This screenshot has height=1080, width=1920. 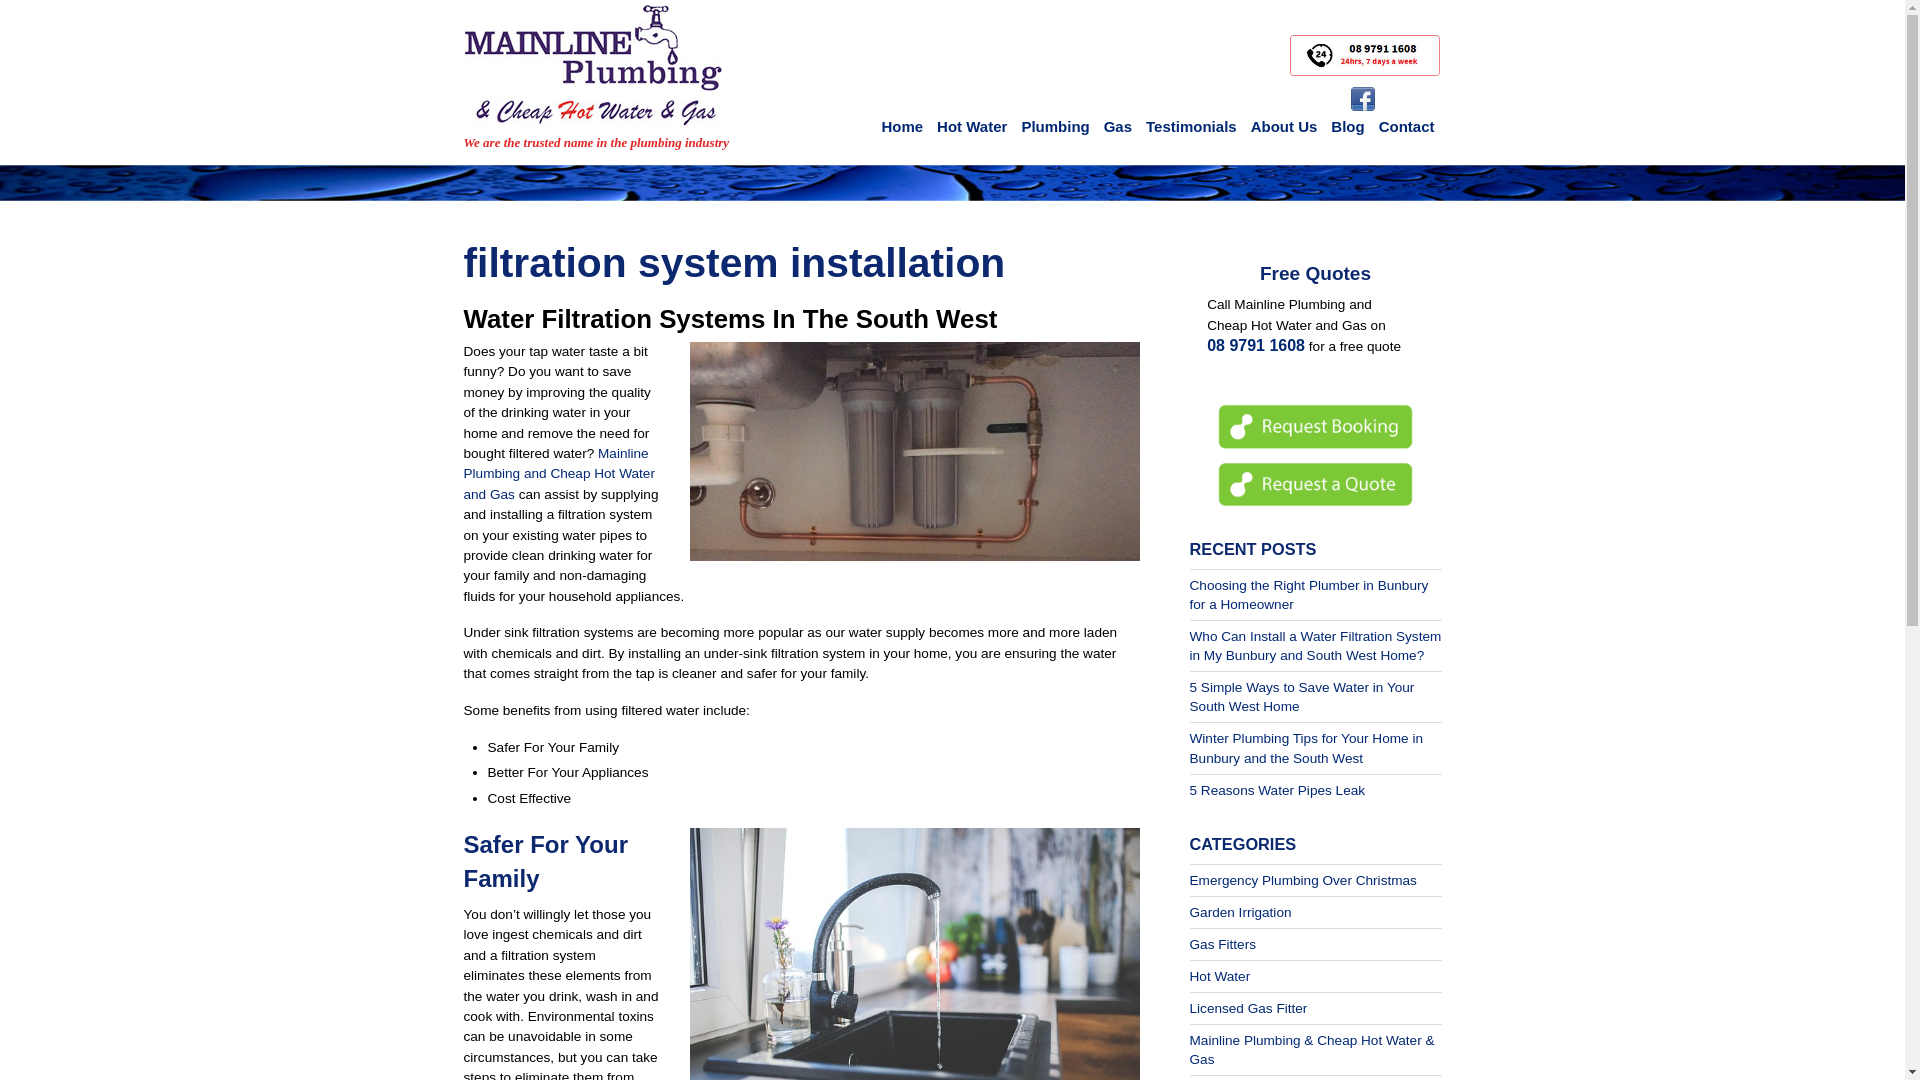 What do you see at coordinates (1405, 126) in the screenshot?
I see `'Contact'` at bounding box center [1405, 126].